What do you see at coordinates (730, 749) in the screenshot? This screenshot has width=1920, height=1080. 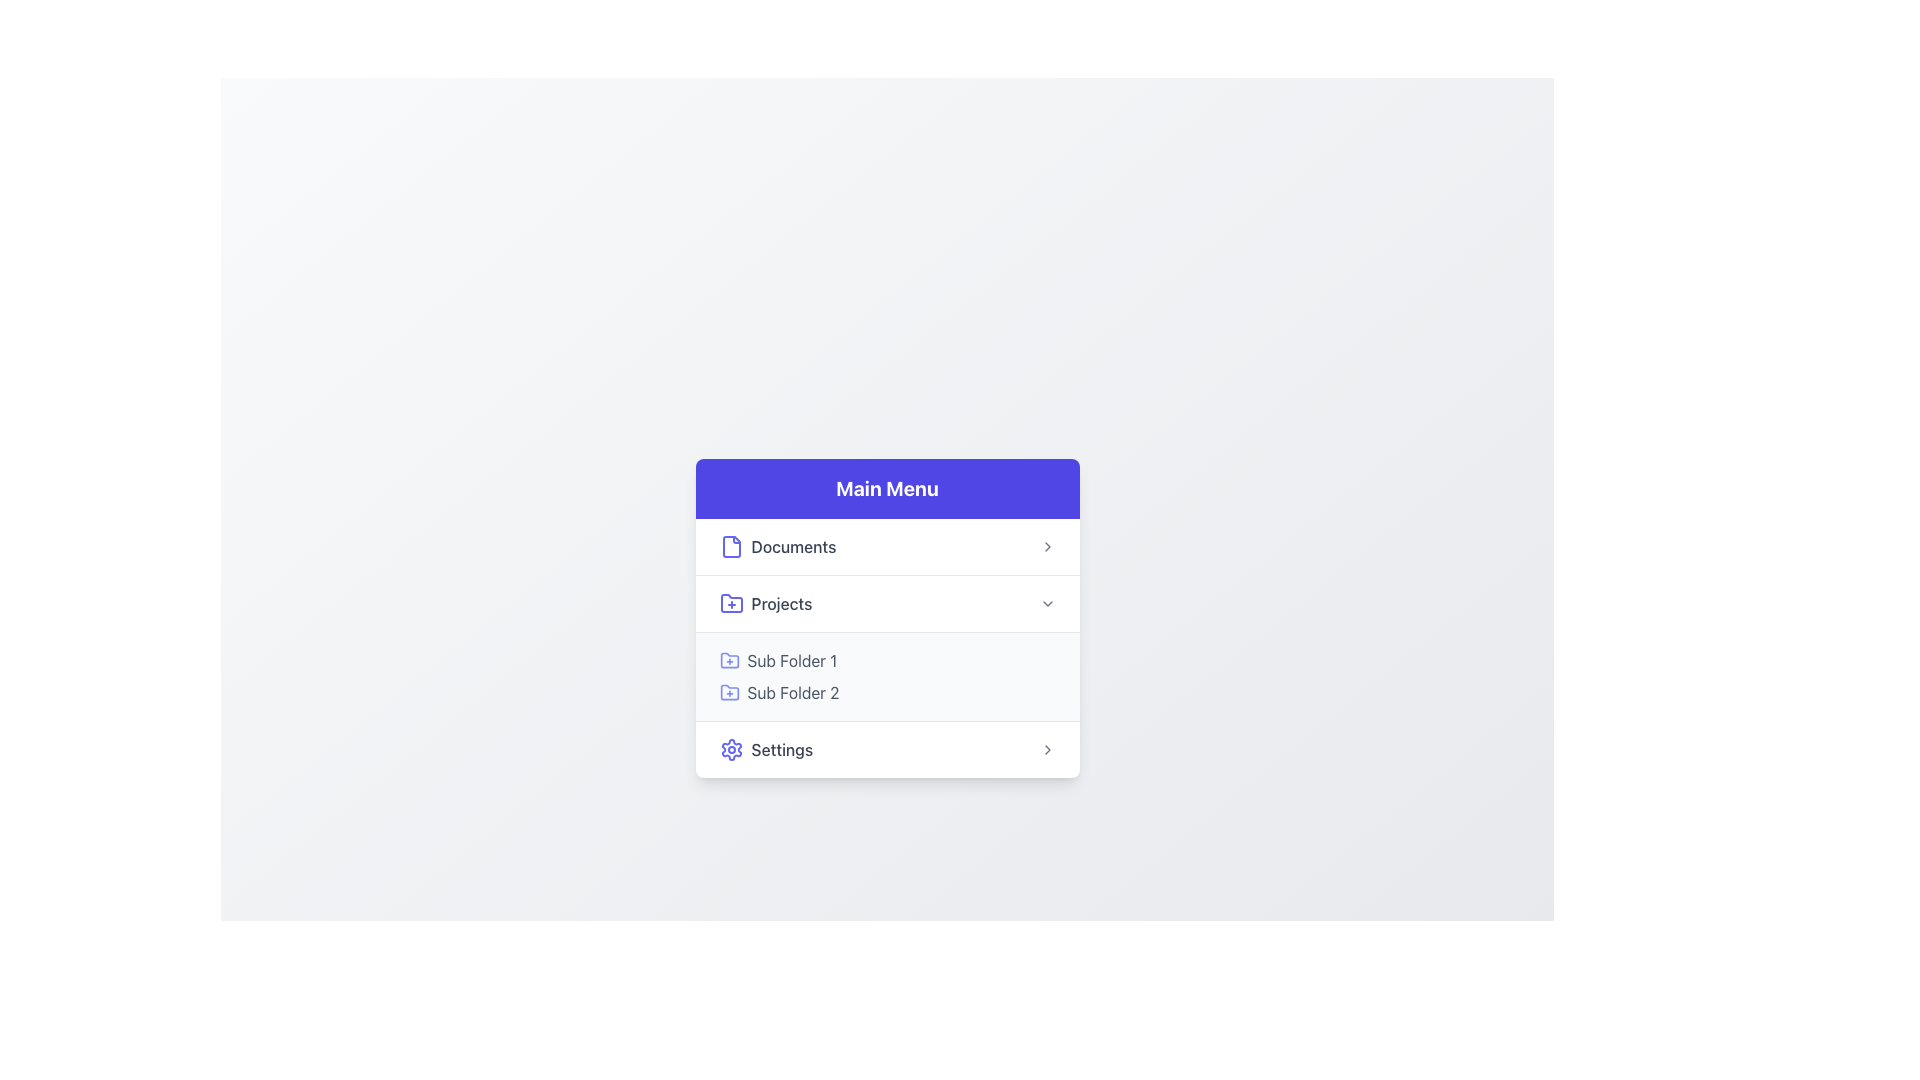 I see `the 'Settings' menu icon` at bounding box center [730, 749].